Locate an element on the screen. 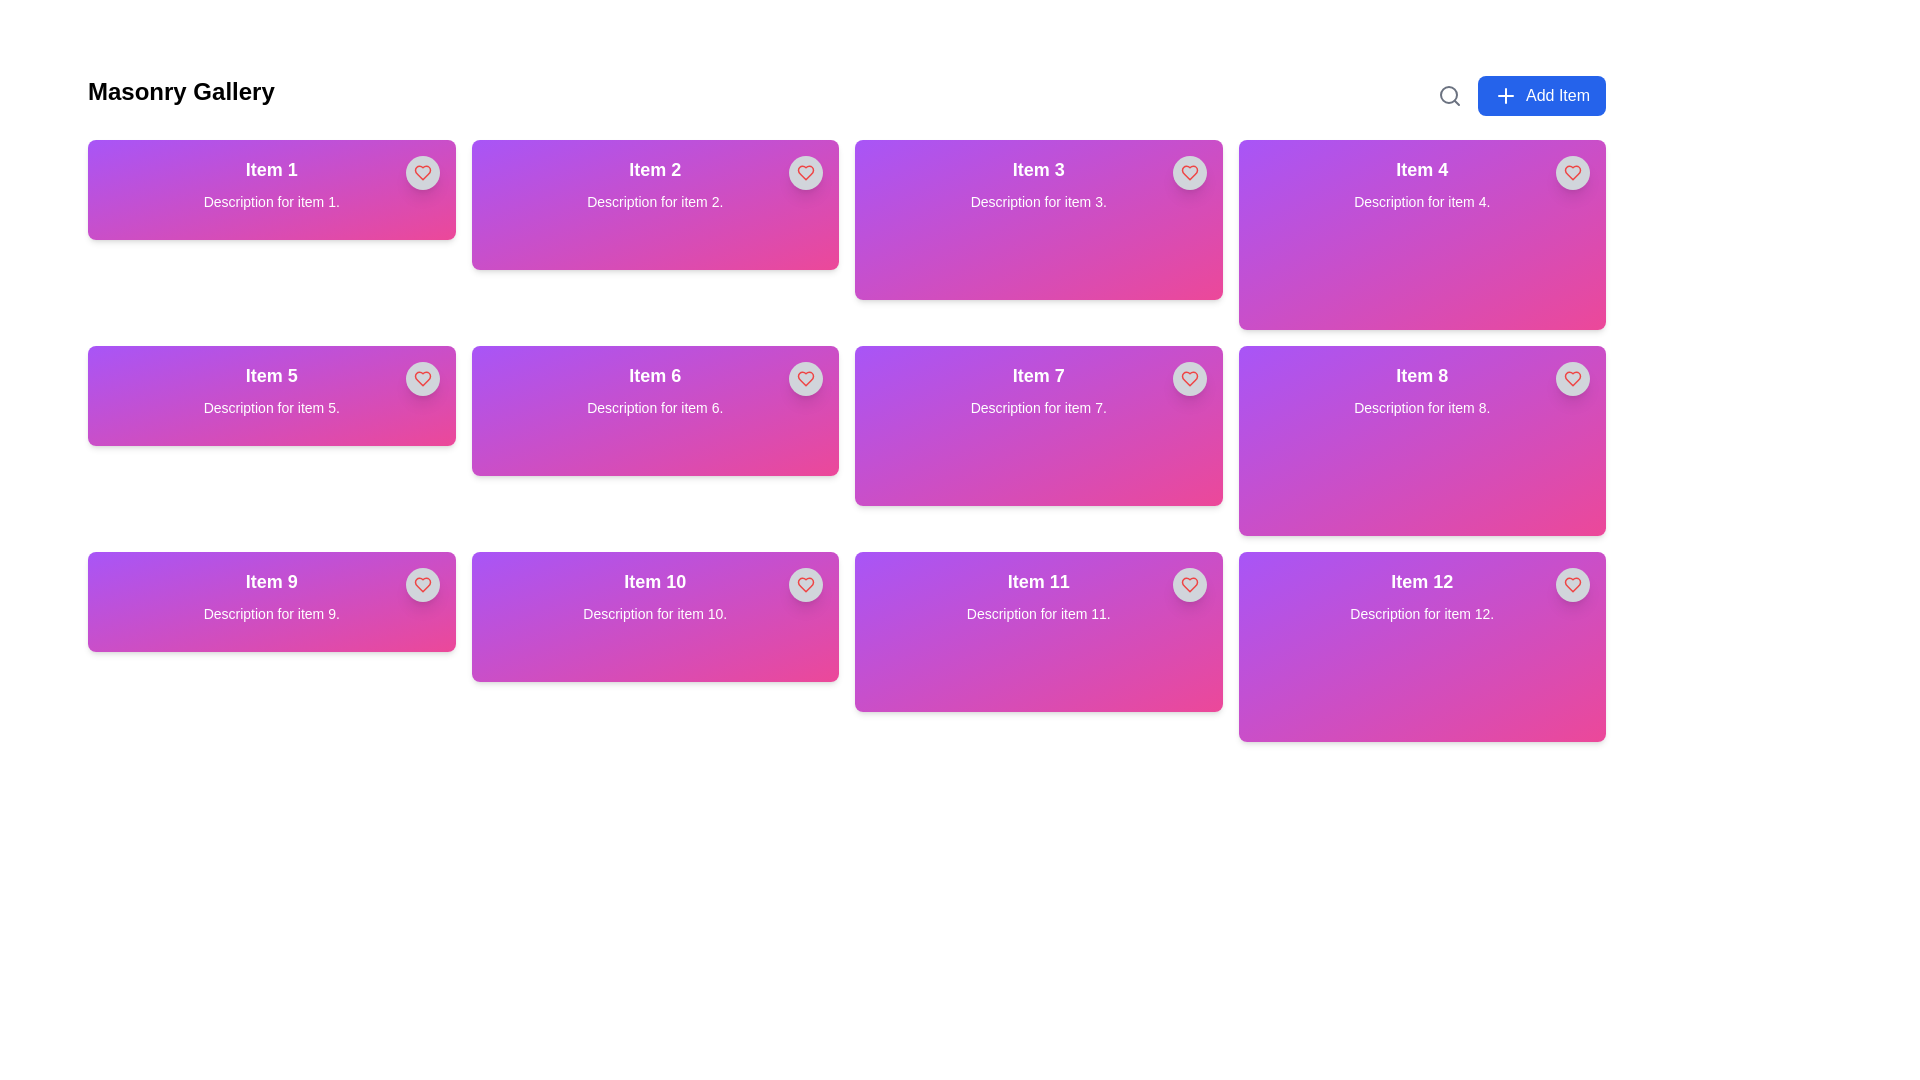 The width and height of the screenshot is (1920, 1080). the circular button with a light gray background and a red heart icon at the top-right corner of the card labeled 'Item 3' to favorite the associated item is located at coordinates (1189, 172).